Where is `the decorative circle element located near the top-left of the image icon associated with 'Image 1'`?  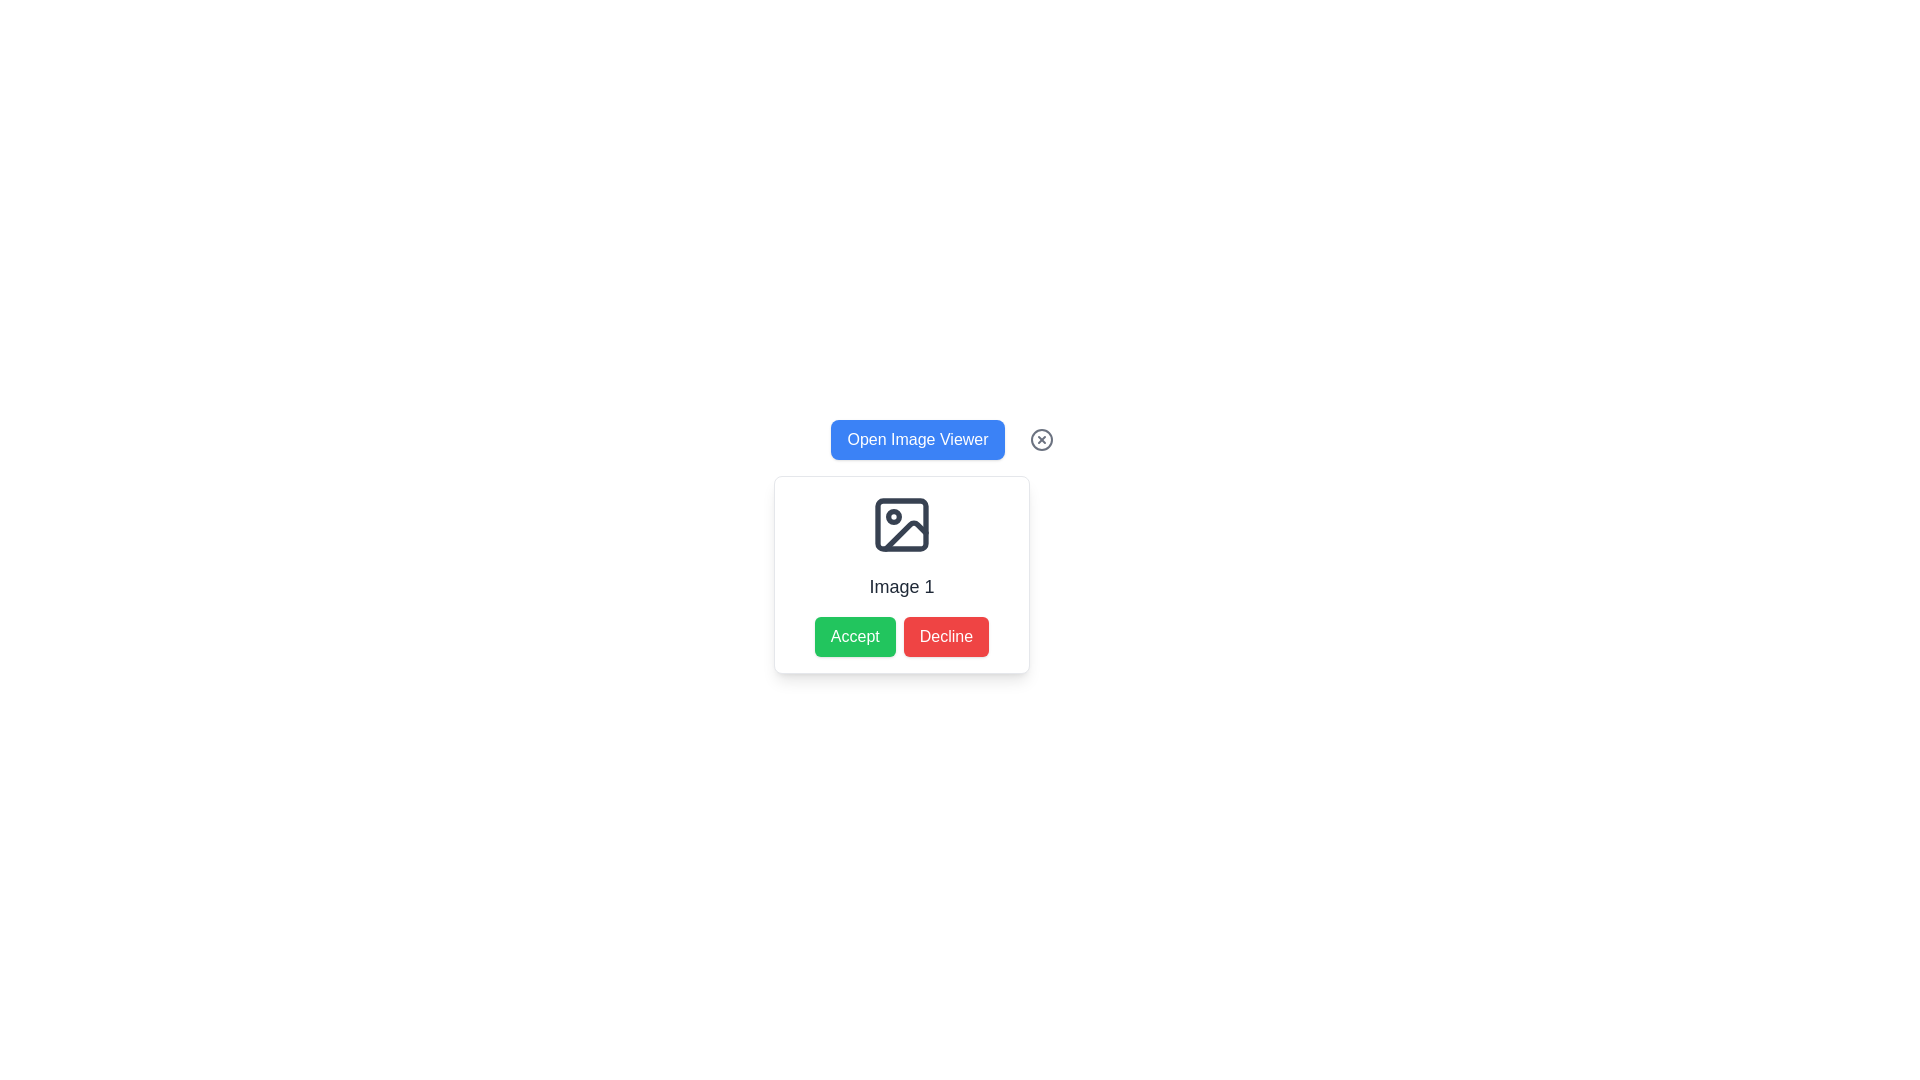
the decorative circle element located near the top-left of the image icon associated with 'Image 1' is located at coordinates (892, 515).